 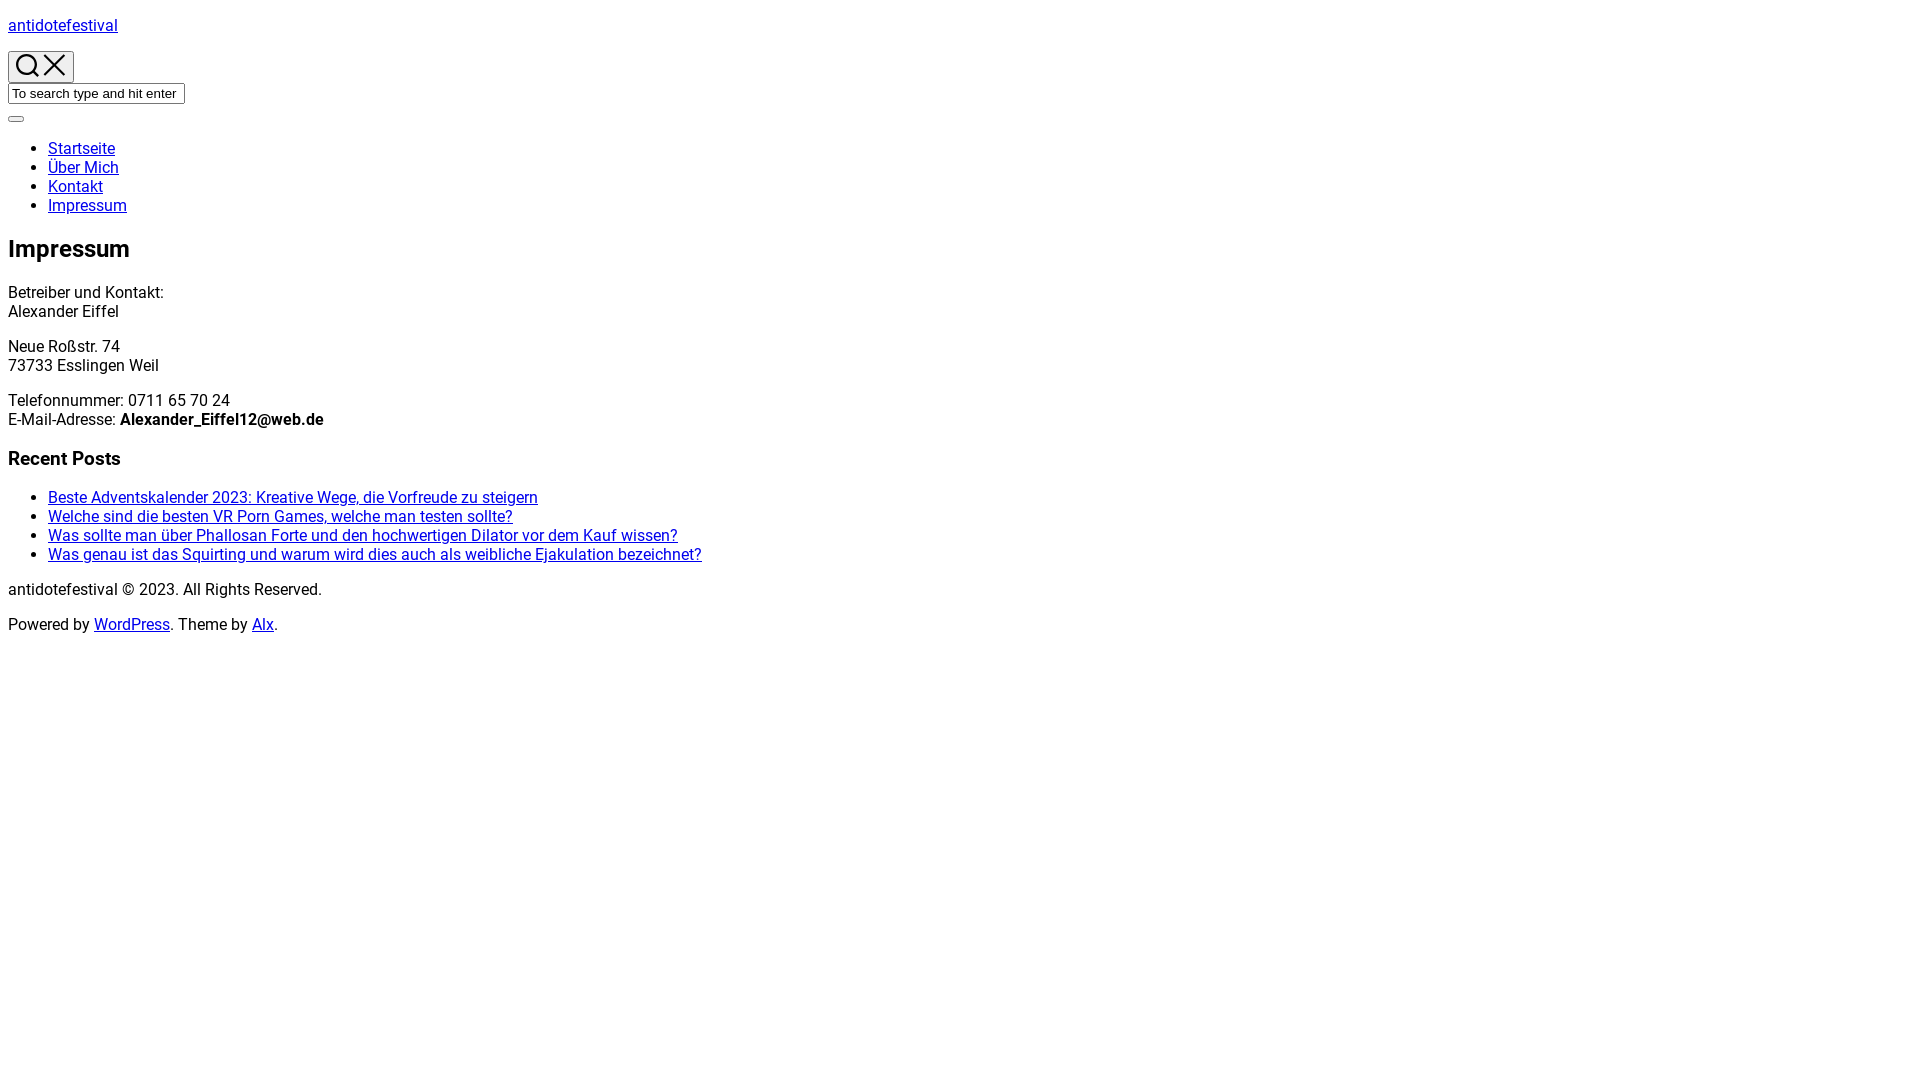 What do you see at coordinates (251, 623) in the screenshot?
I see `'Alx'` at bounding box center [251, 623].